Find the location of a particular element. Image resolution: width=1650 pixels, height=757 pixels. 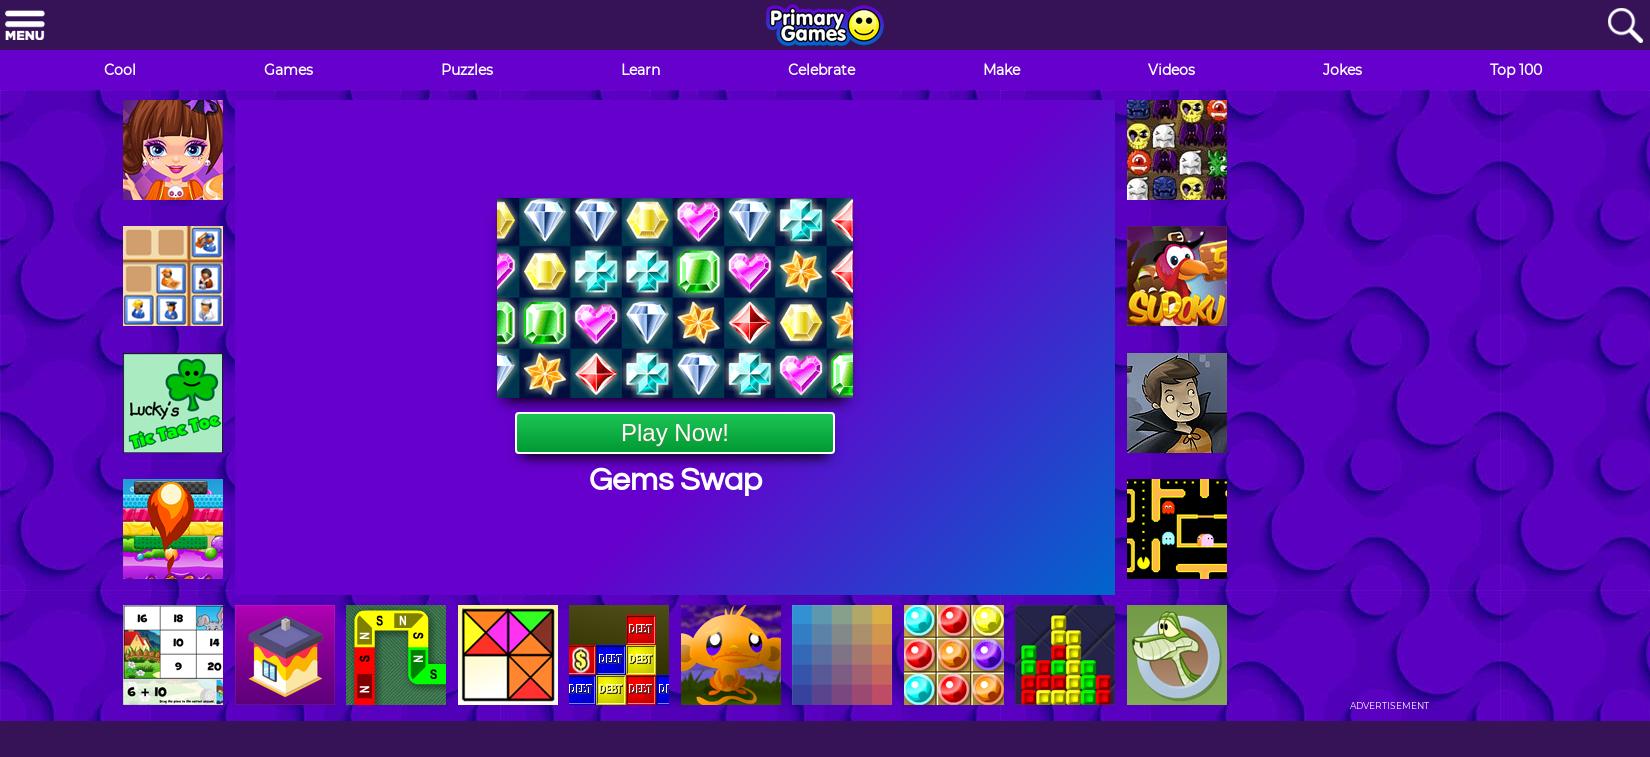

'Make' is located at coordinates (983, 69).